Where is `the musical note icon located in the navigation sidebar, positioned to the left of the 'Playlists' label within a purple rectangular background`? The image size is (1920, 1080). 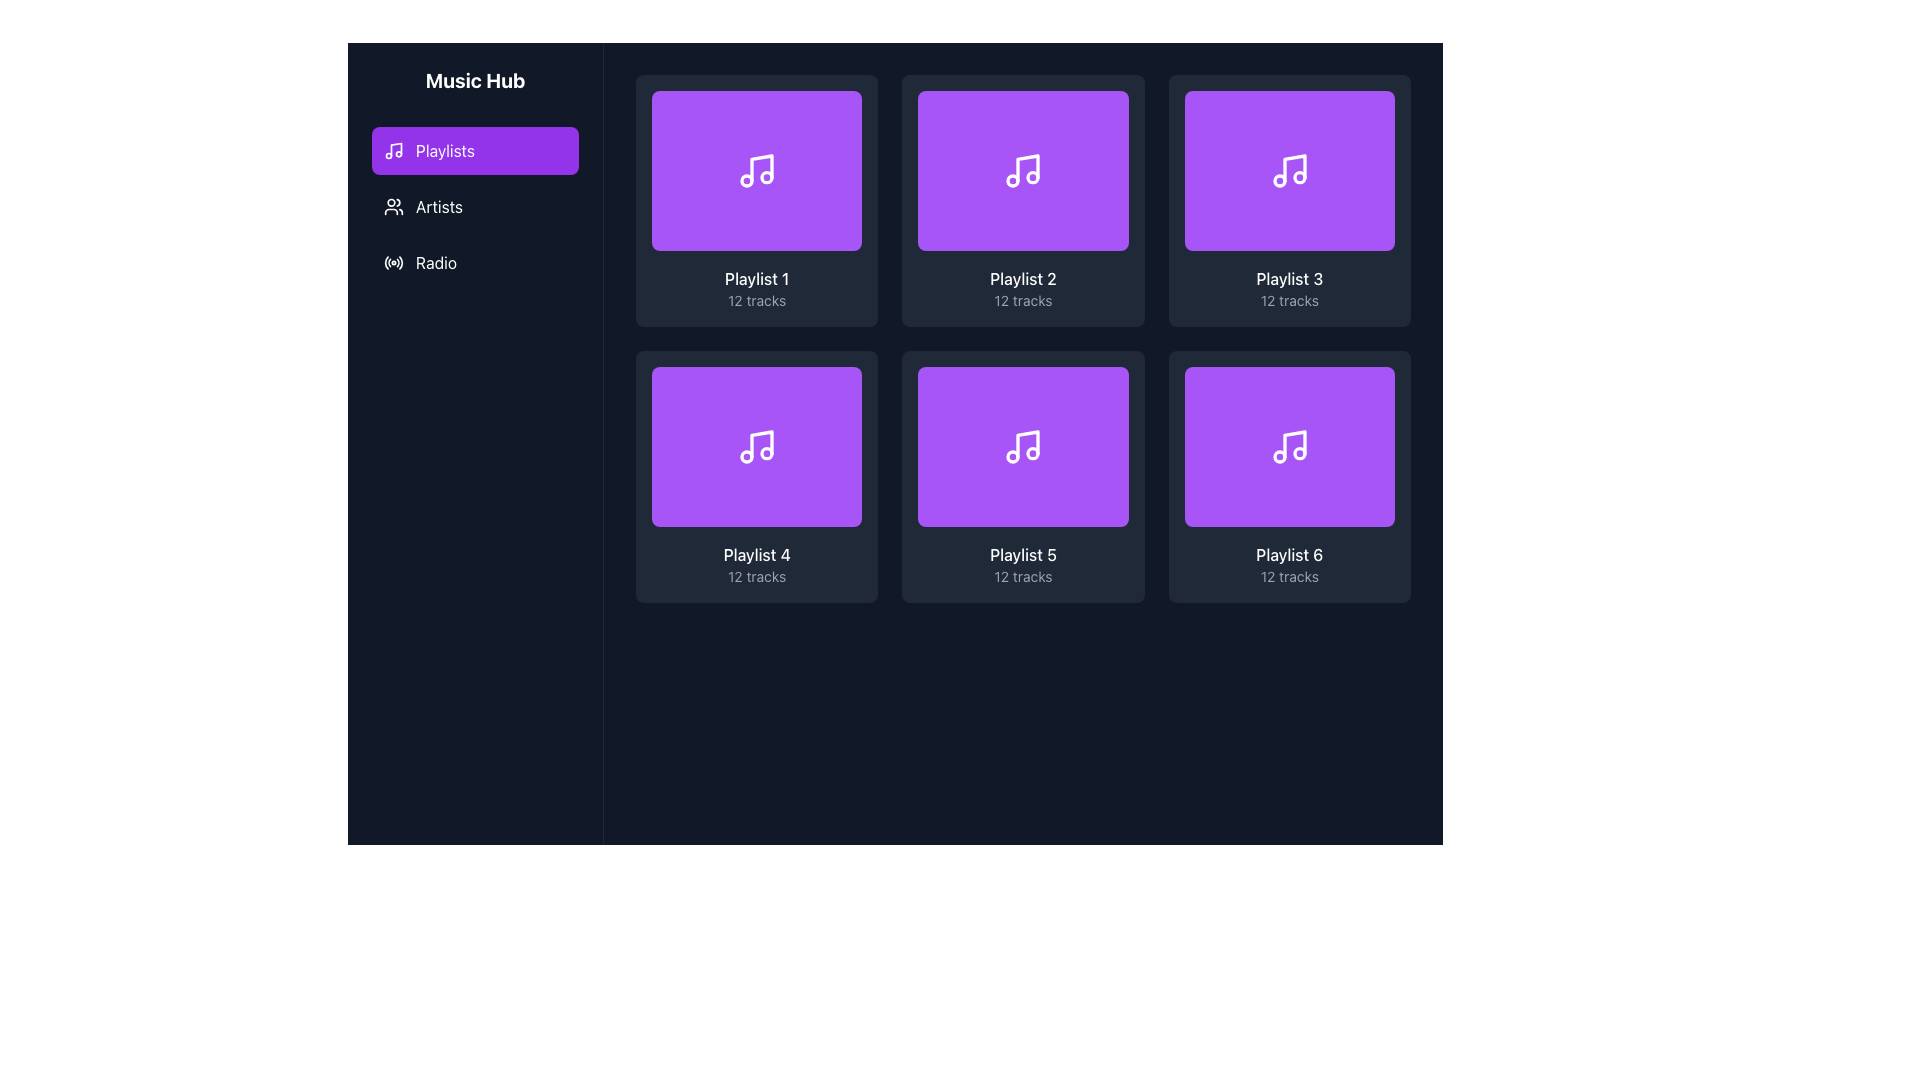
the musical note icon located in the navigation sidebar, positioned to the left of the 'Playlists' label within a purple rectangular background is located at coordinates (393, 149).